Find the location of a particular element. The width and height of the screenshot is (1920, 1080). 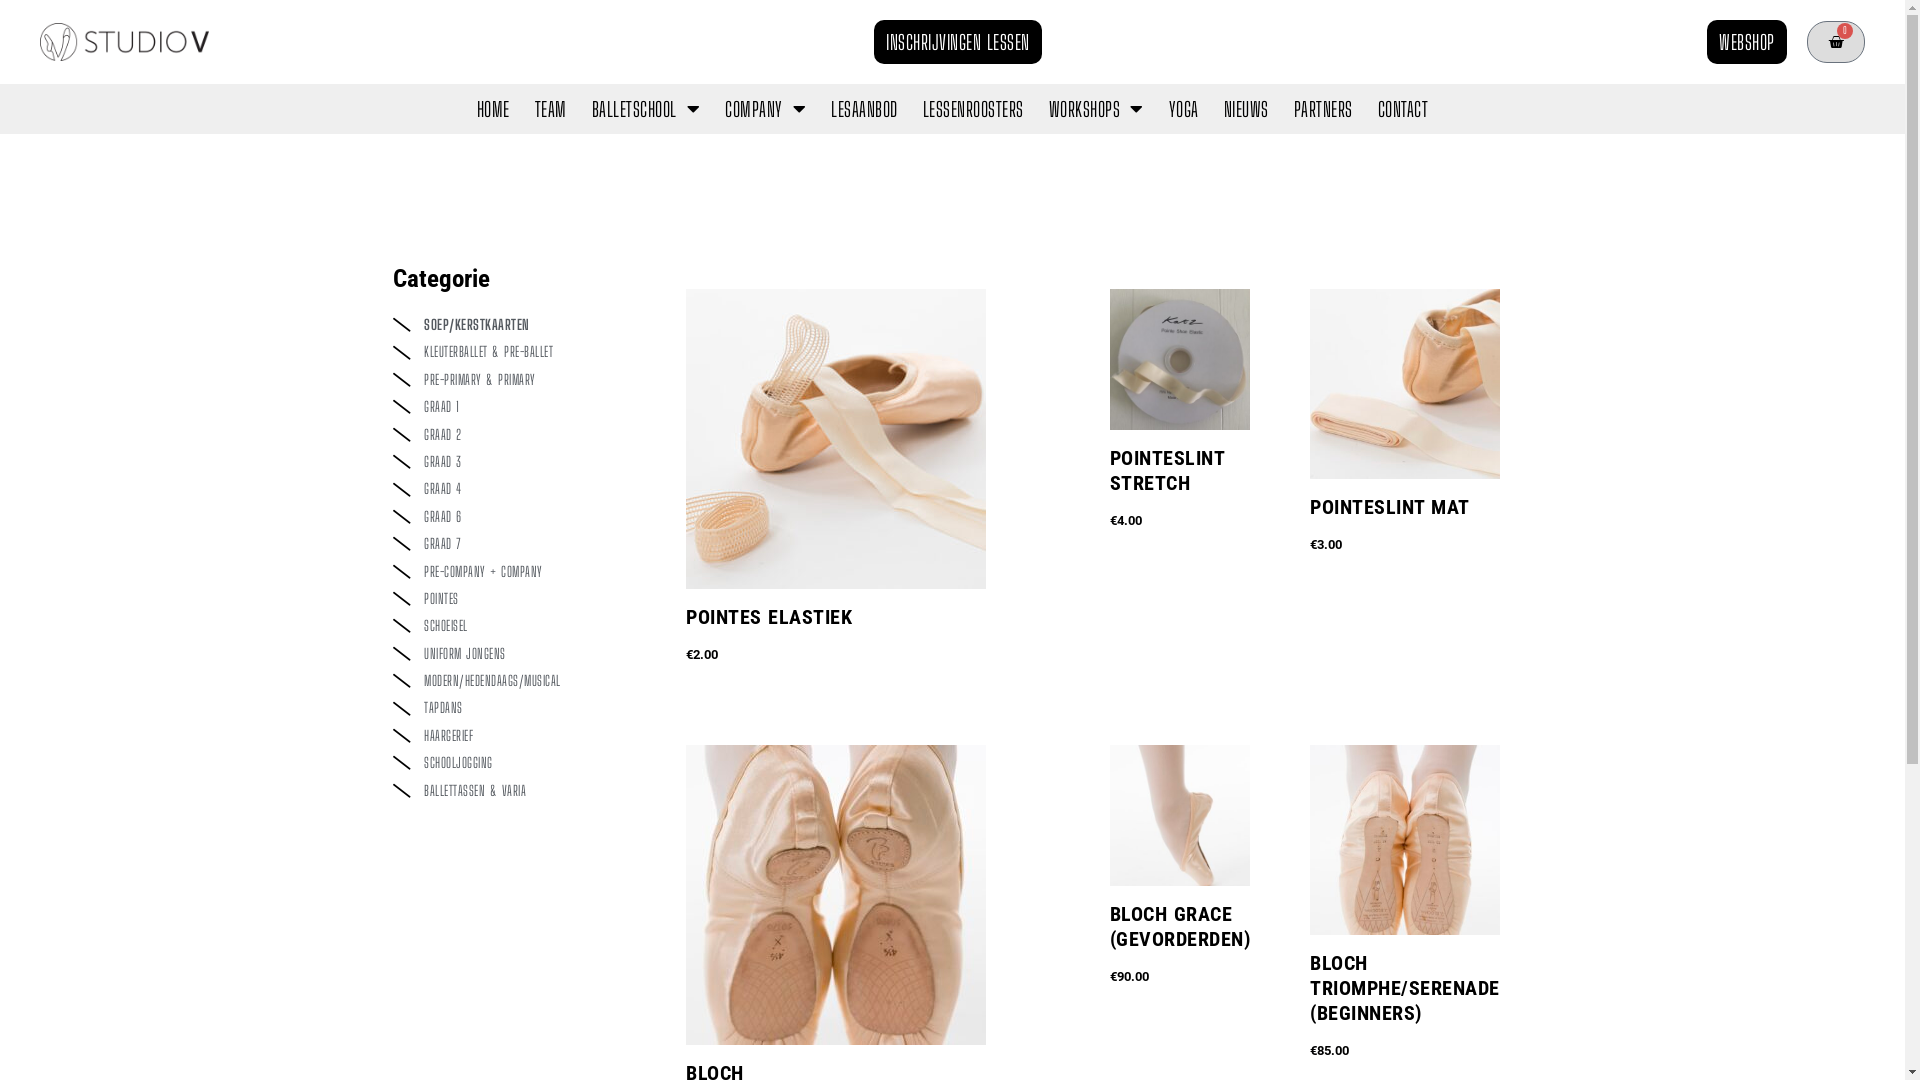

'KLEUTERBALLET & PRE-BALLET' is located at coordinates (518, 350).